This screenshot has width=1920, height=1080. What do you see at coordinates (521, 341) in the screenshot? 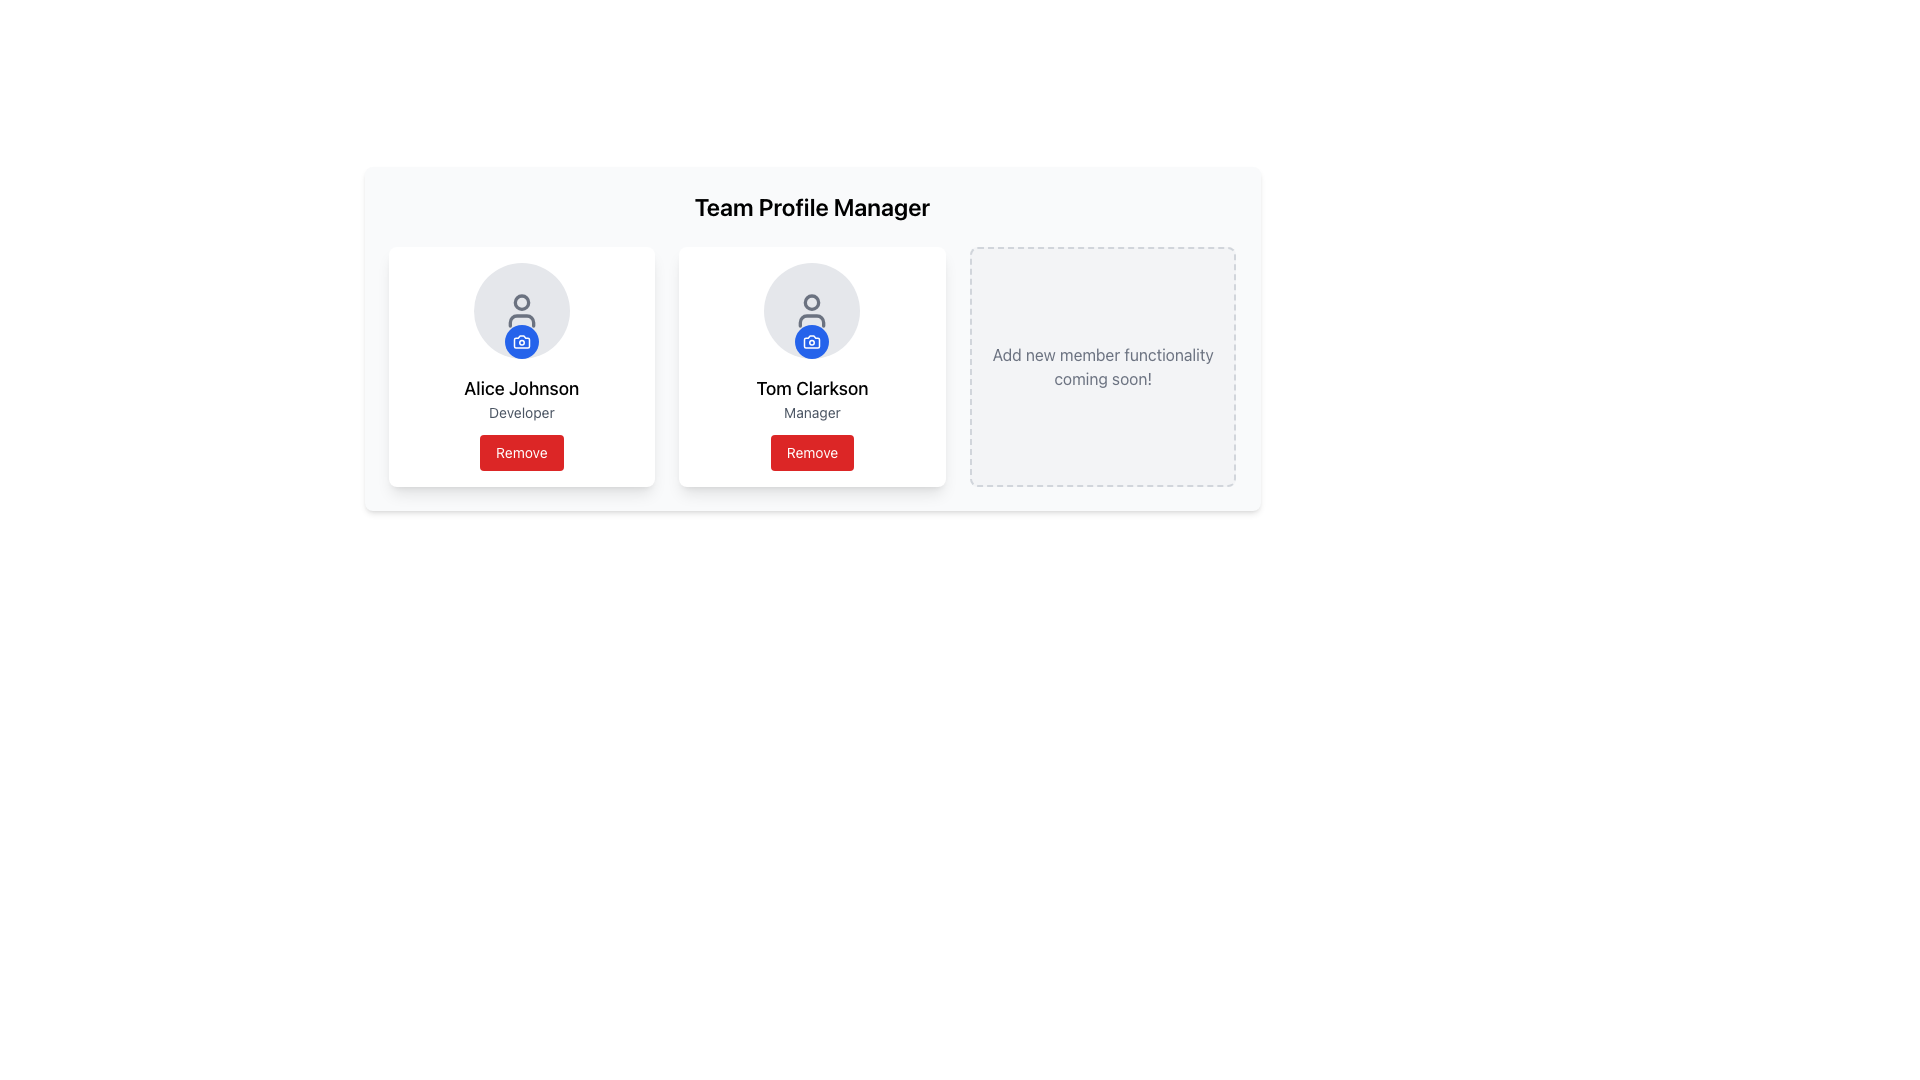
I see `the camera icon in Alice Johnson's user profile card, which is styled with a blue fill and positioned beneath her avatar` at bounding box center [521, 341].